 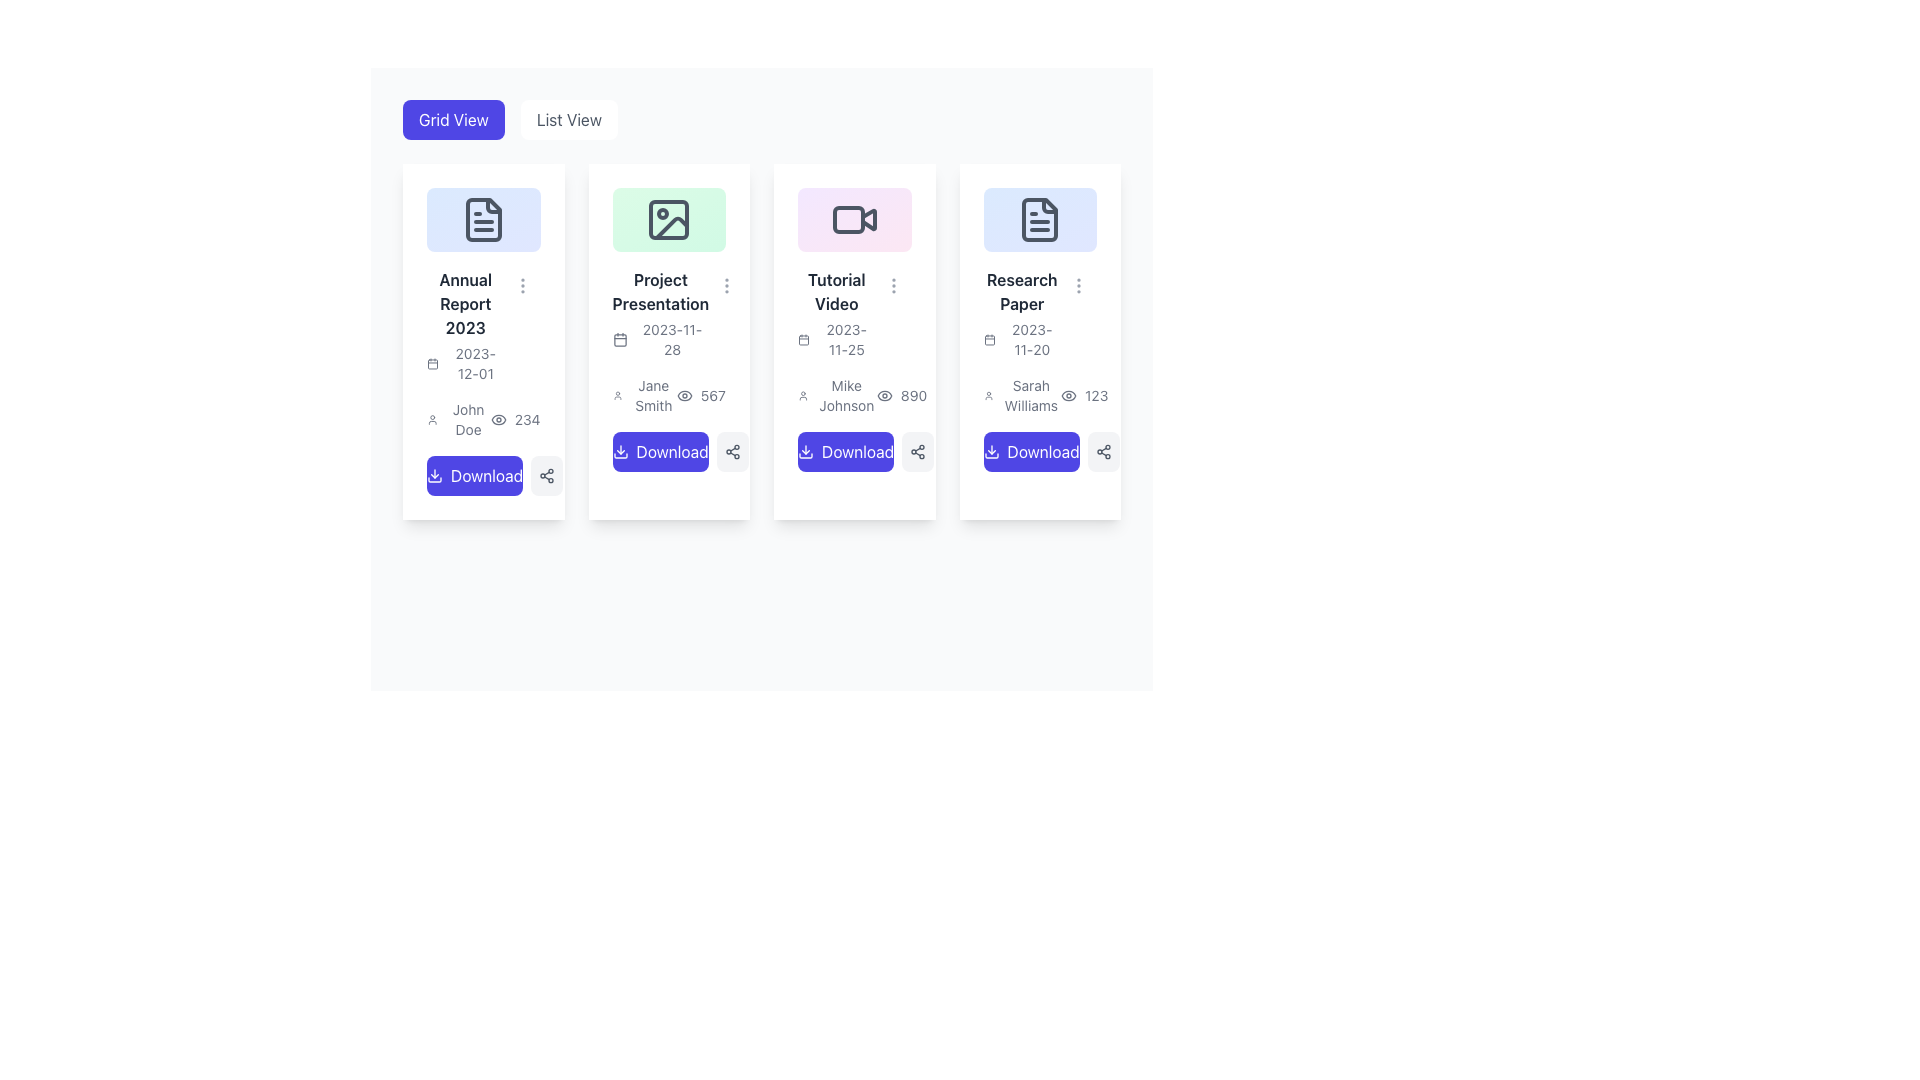 What do you see at coordinates (1078, 285) in the screenshot?
I see `the menu trigger button located at the top-right corner of the 'Research Paper' card` at bounding box center [1078, 285].